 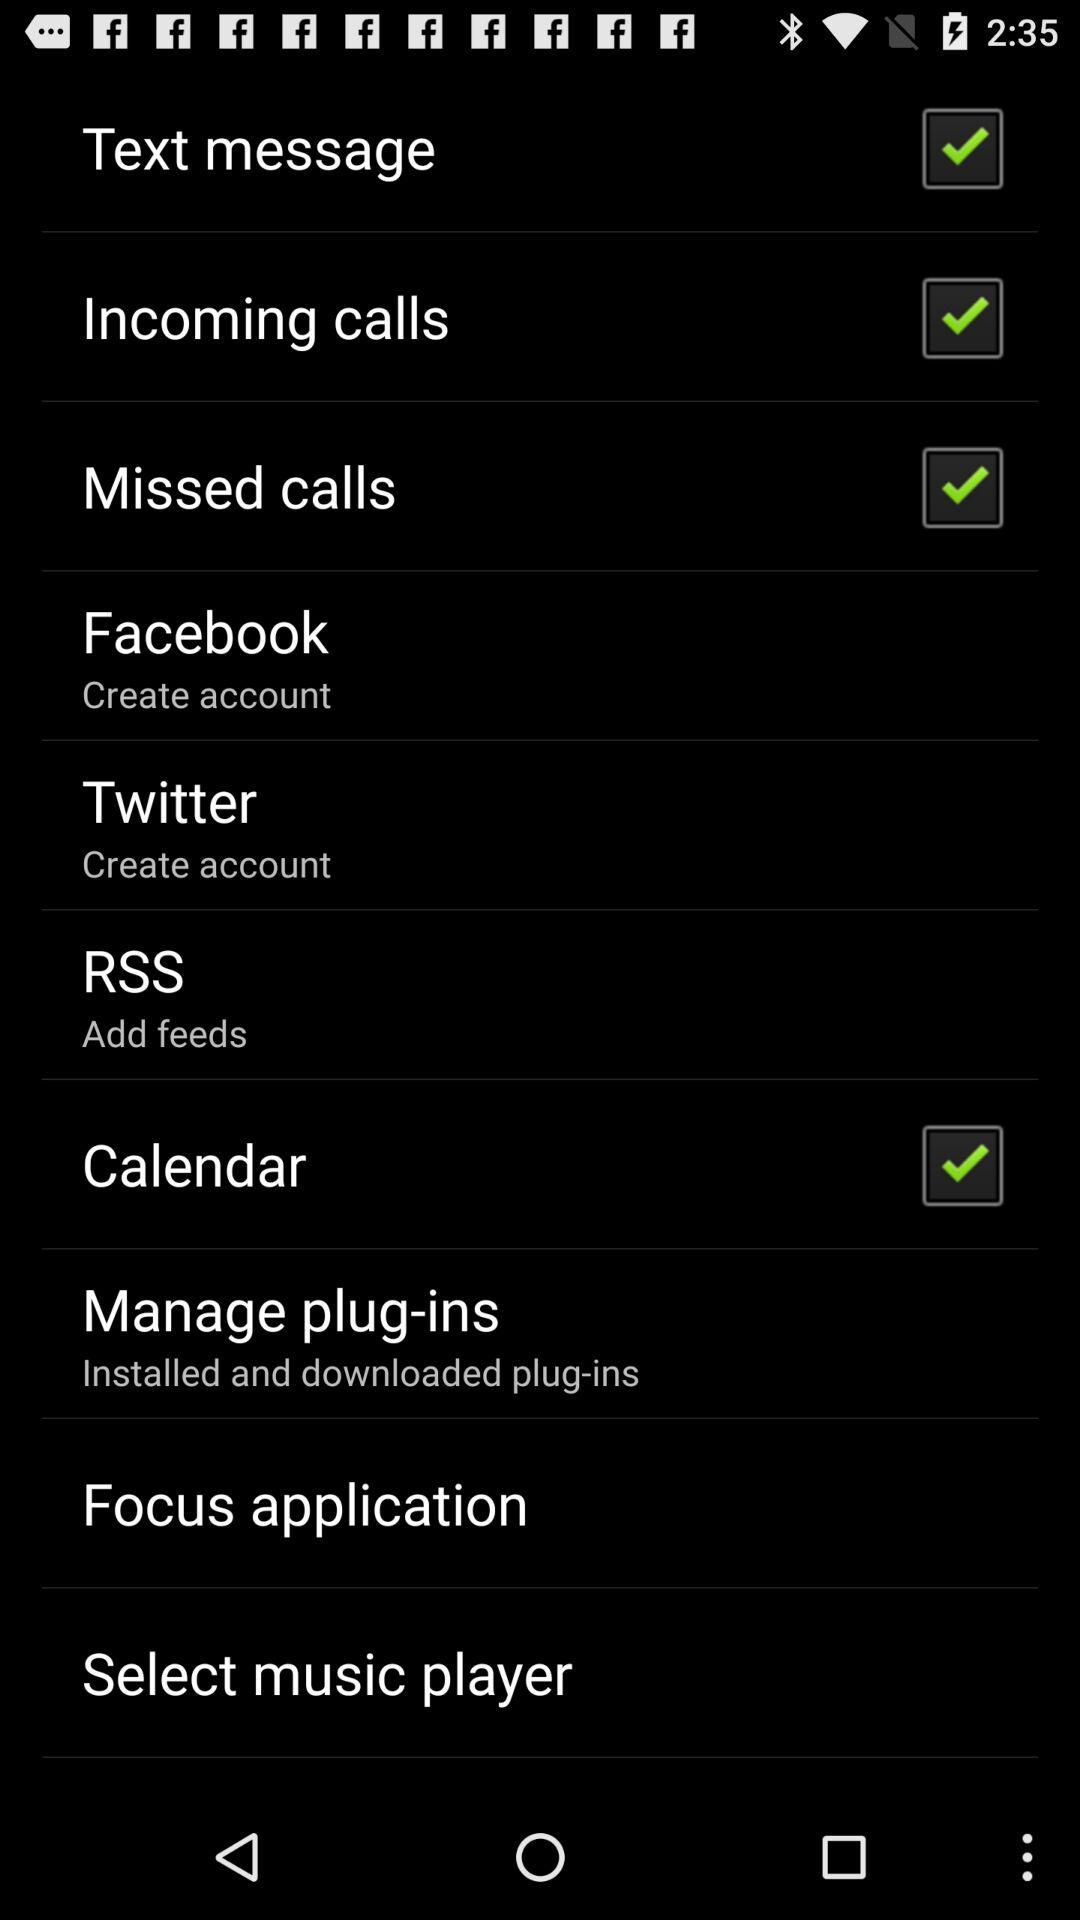 I want to click on missed calls app, so click(x=238, y=485).